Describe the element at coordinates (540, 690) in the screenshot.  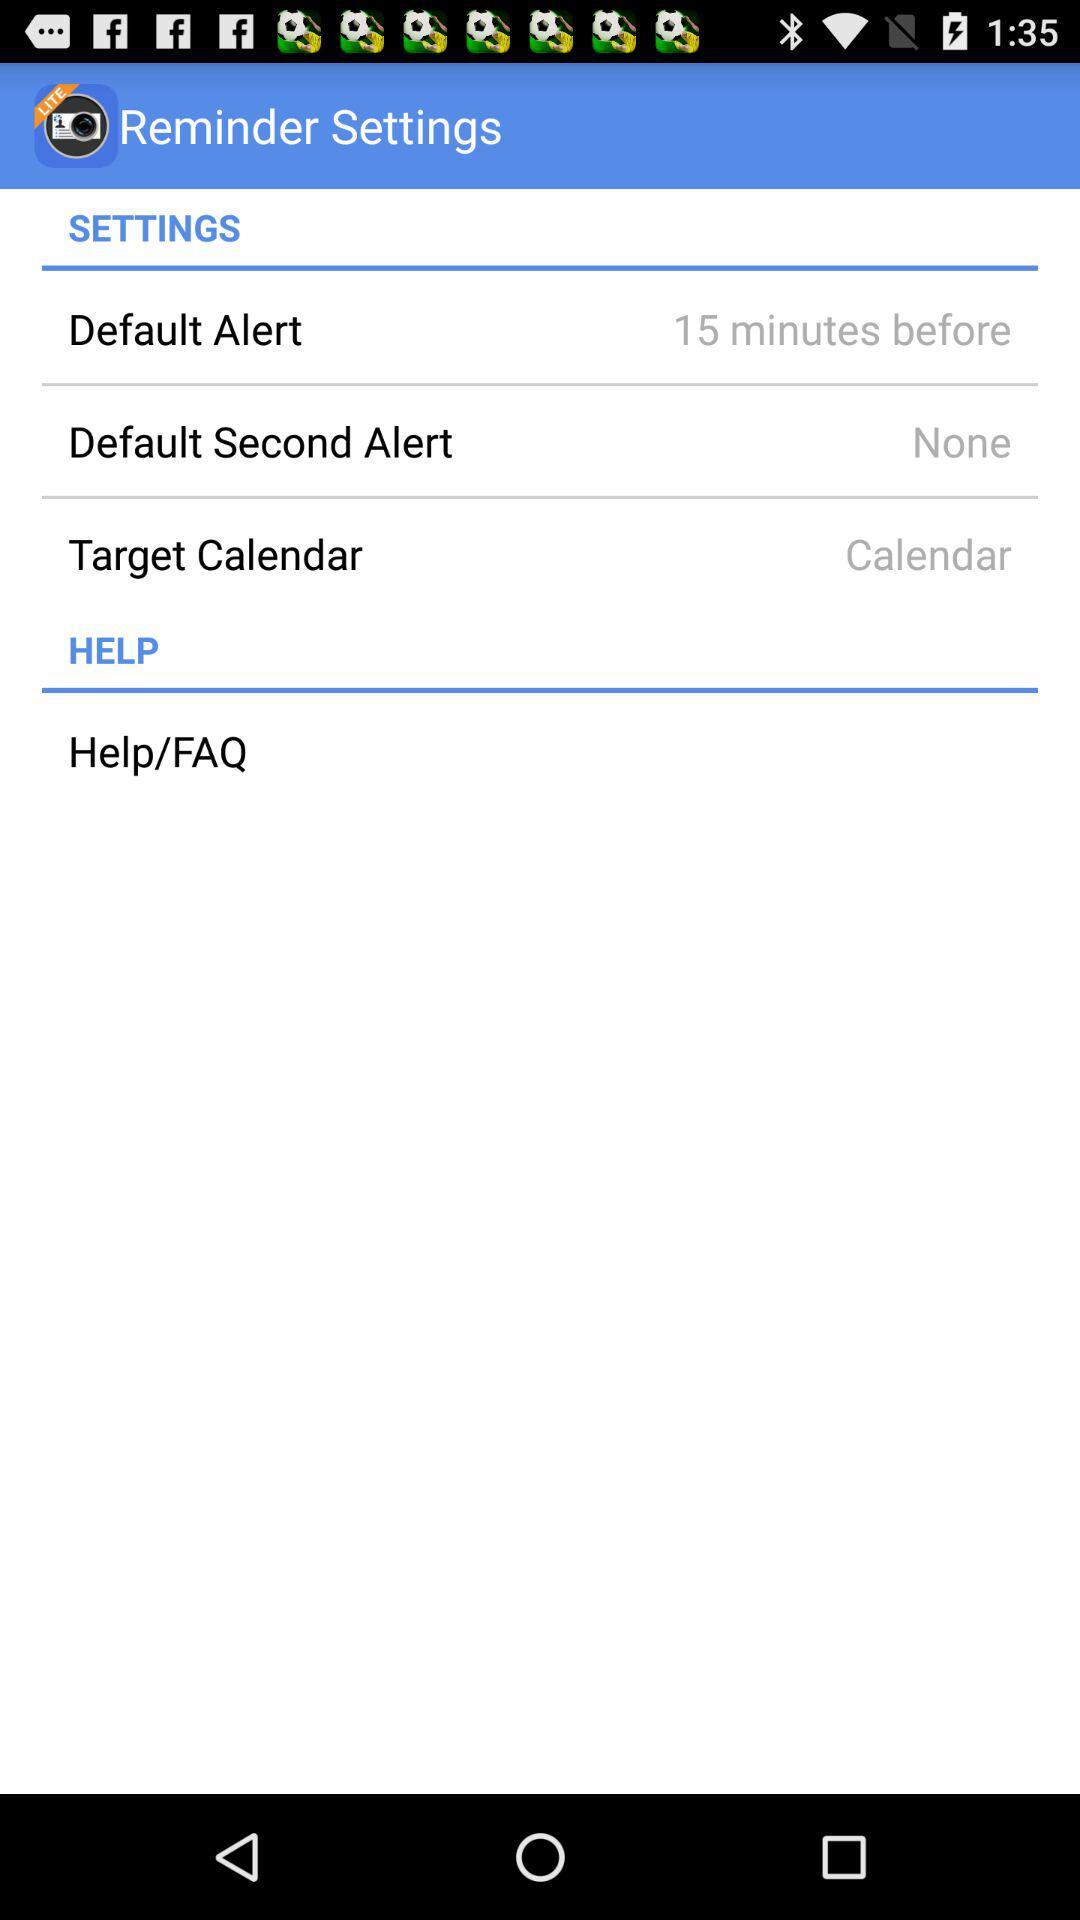
I see `app below help` at that location.